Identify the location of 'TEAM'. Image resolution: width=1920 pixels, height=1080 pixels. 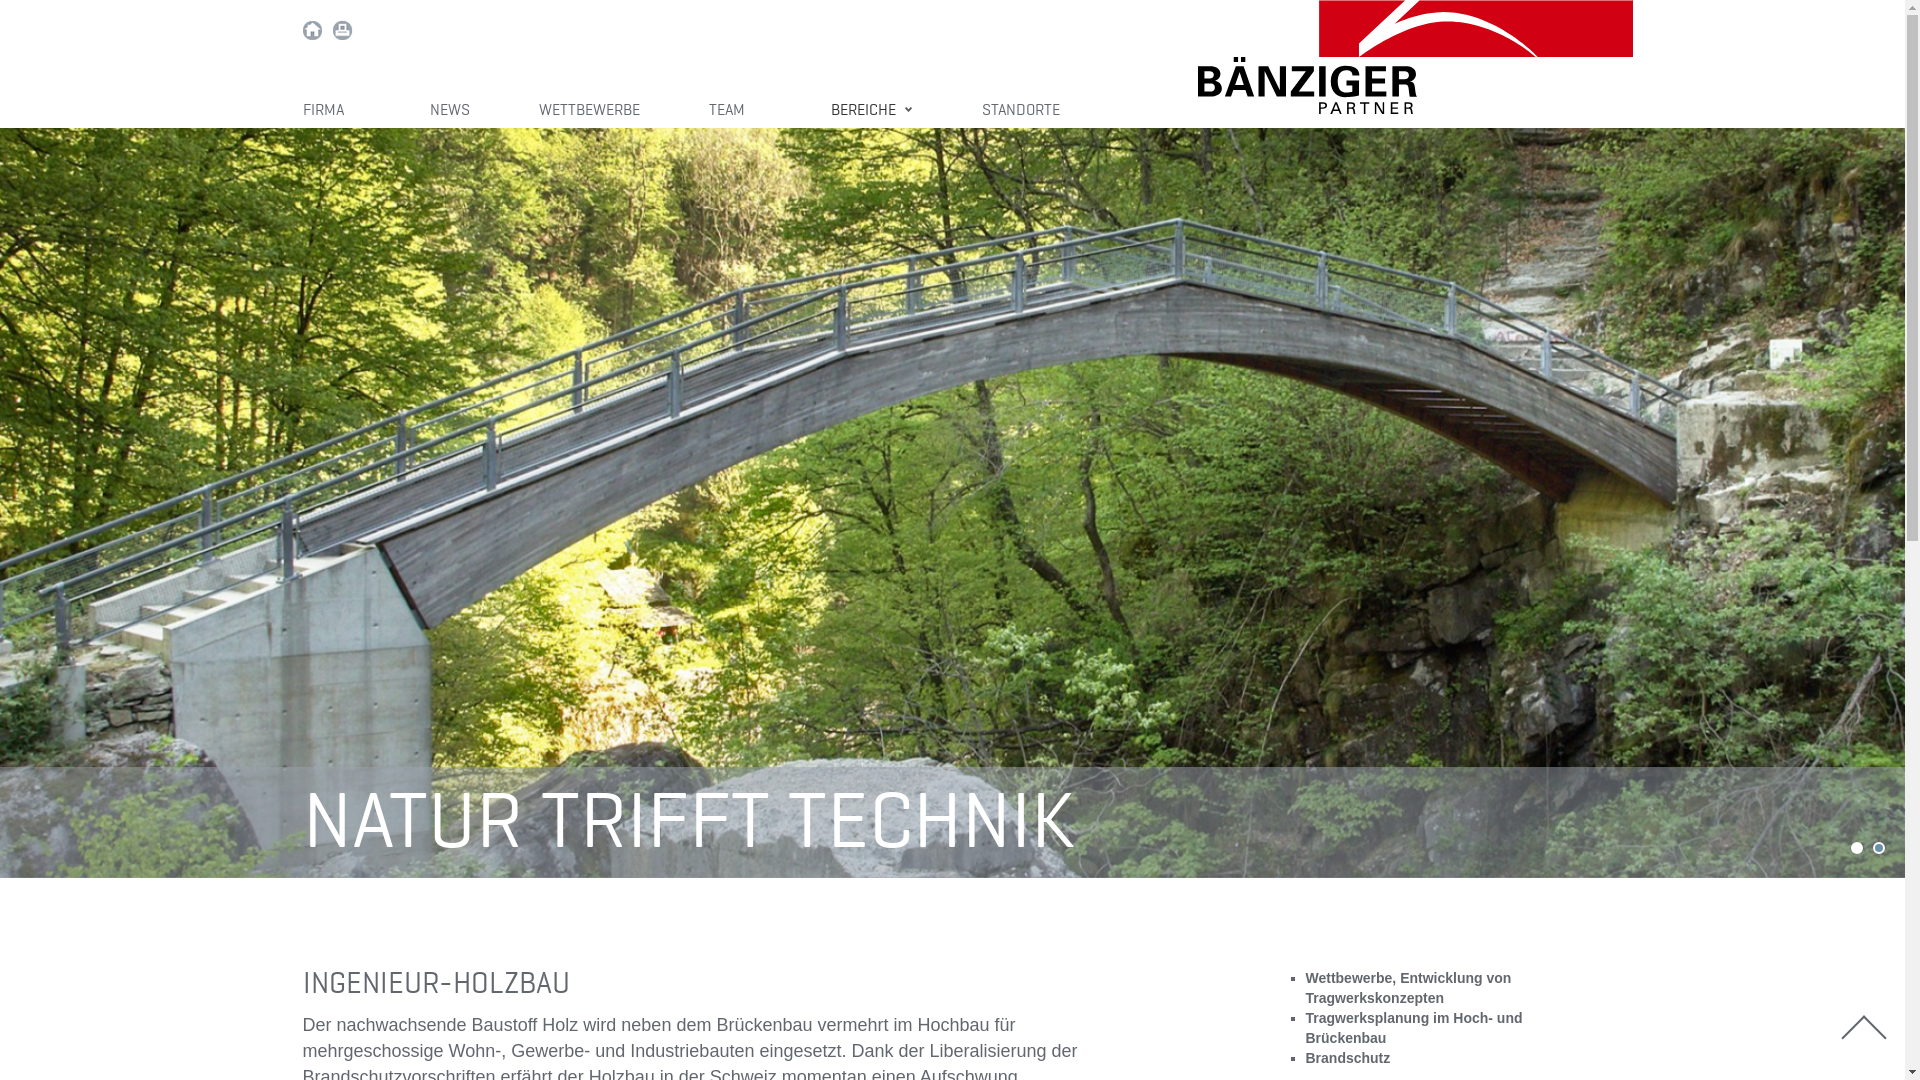
(733, 111).